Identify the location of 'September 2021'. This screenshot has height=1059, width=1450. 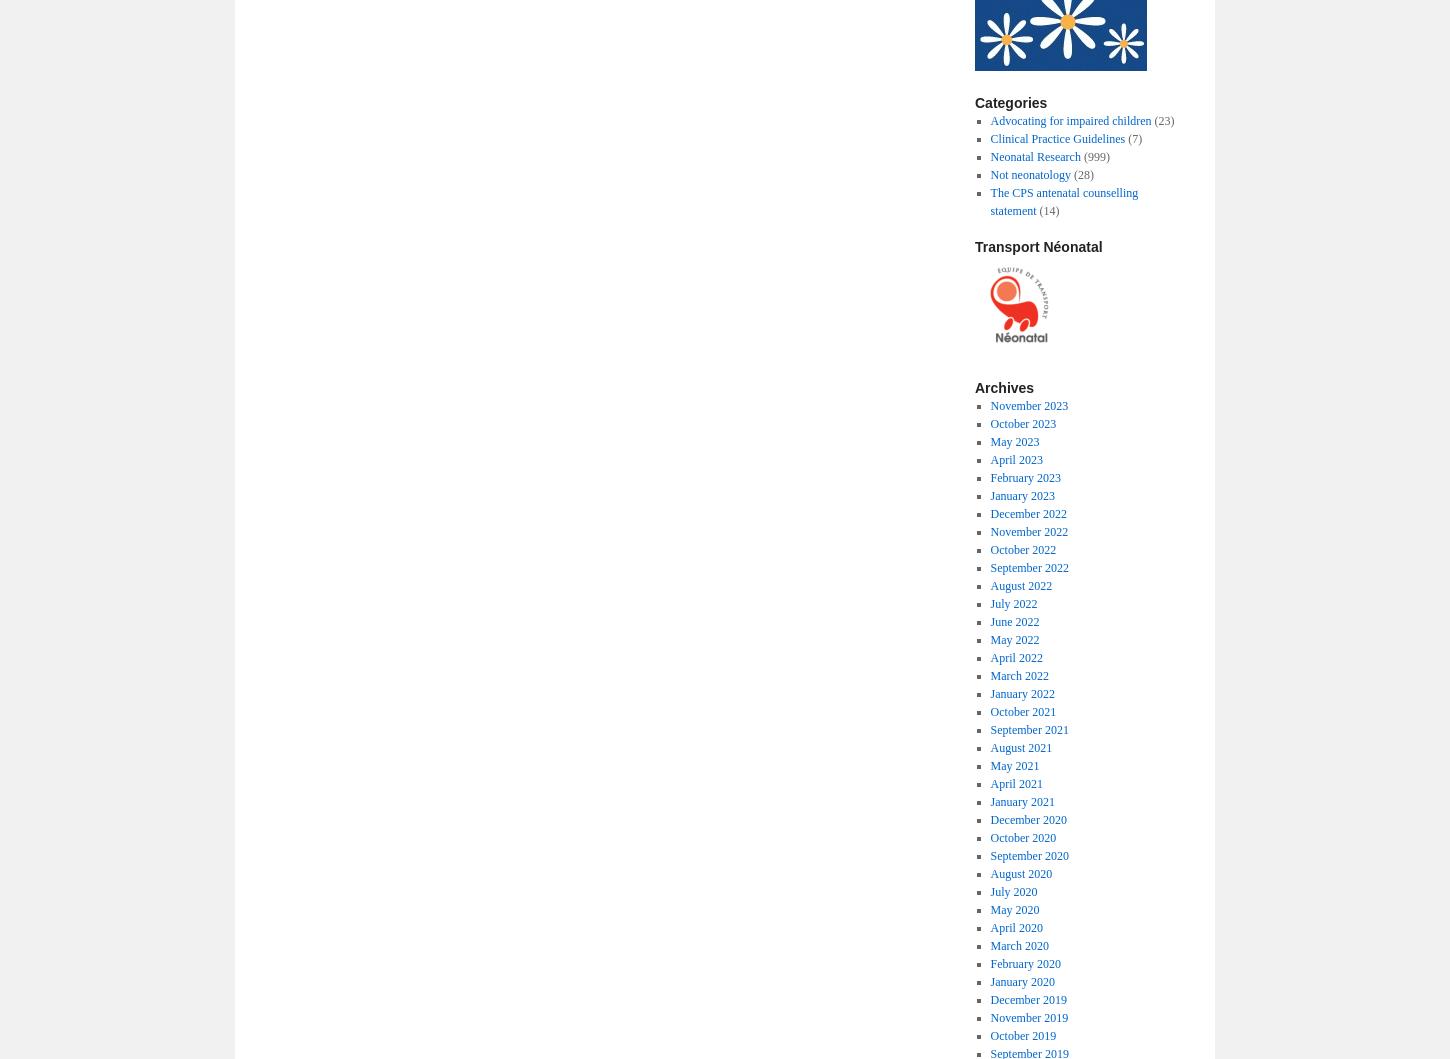
(1029, 729).